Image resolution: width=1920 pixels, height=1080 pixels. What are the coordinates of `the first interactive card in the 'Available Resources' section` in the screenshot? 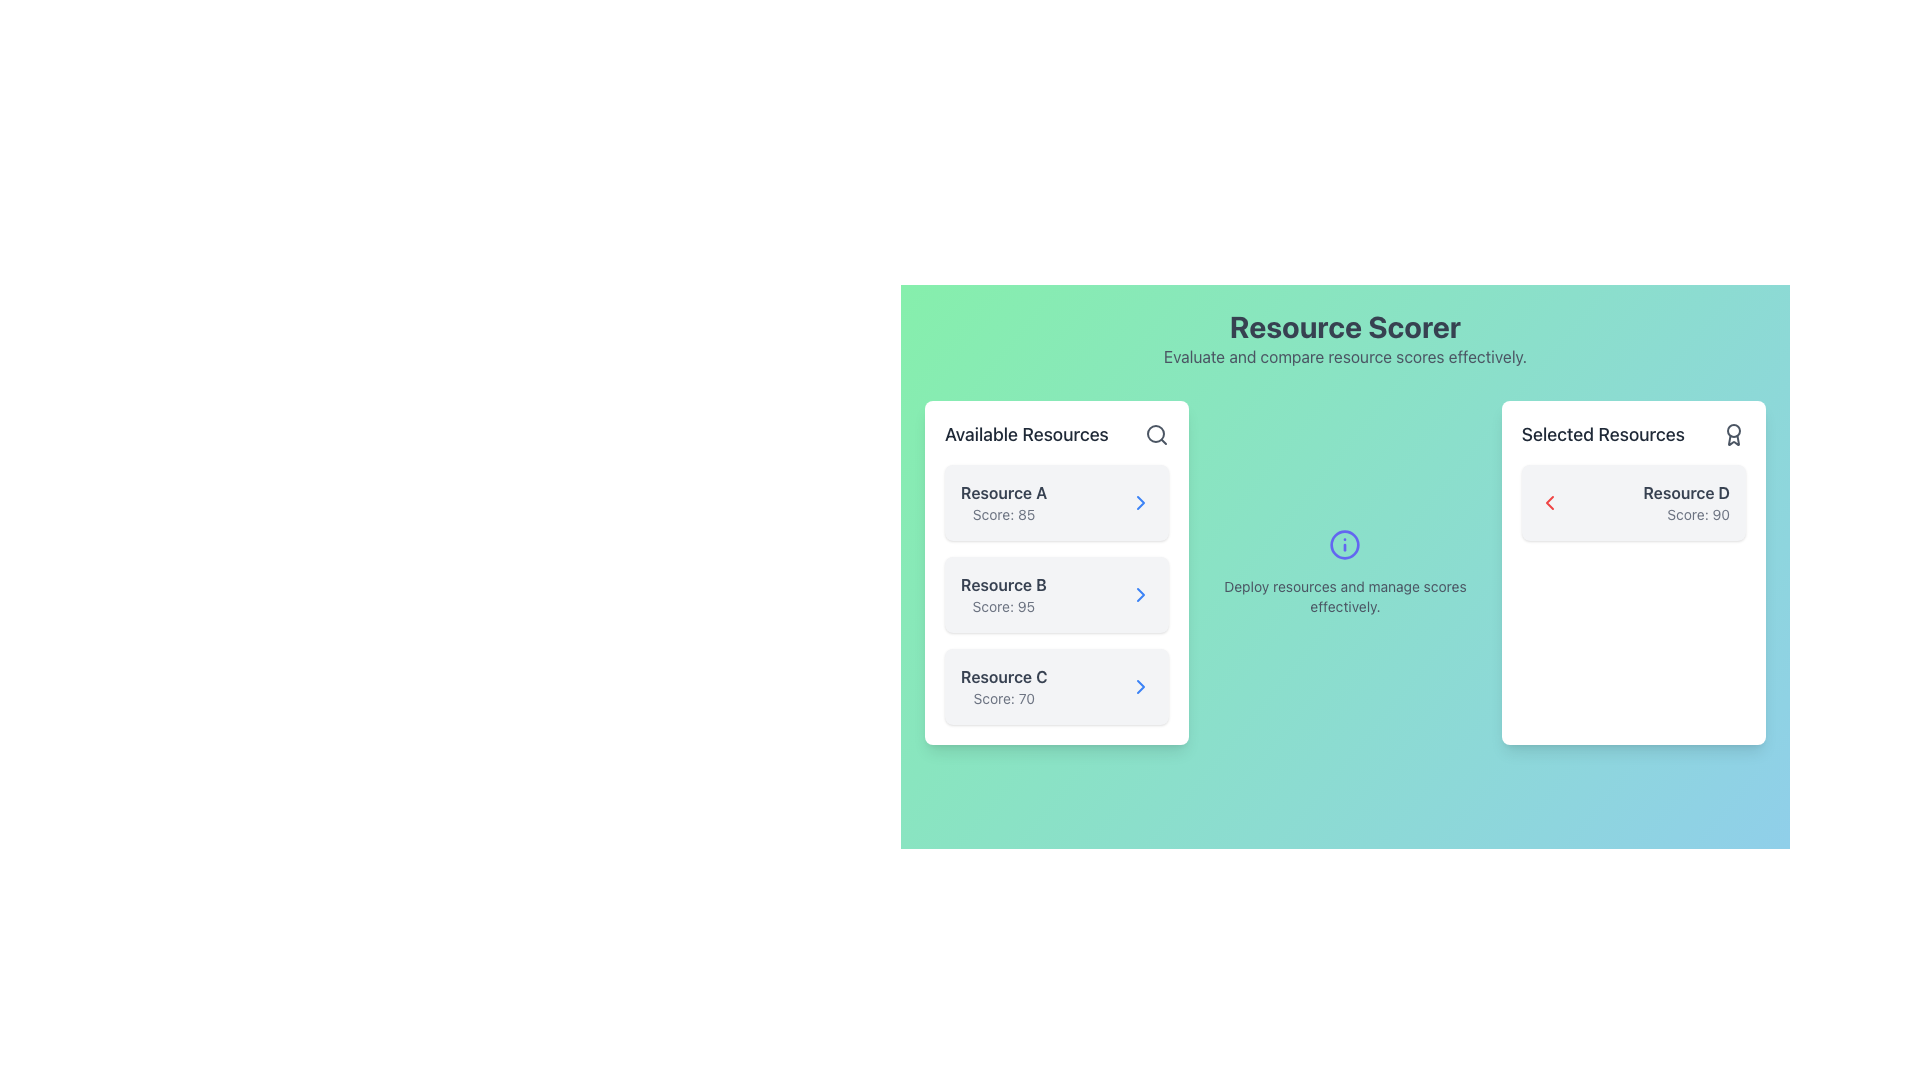 It's located at (1055, 501).